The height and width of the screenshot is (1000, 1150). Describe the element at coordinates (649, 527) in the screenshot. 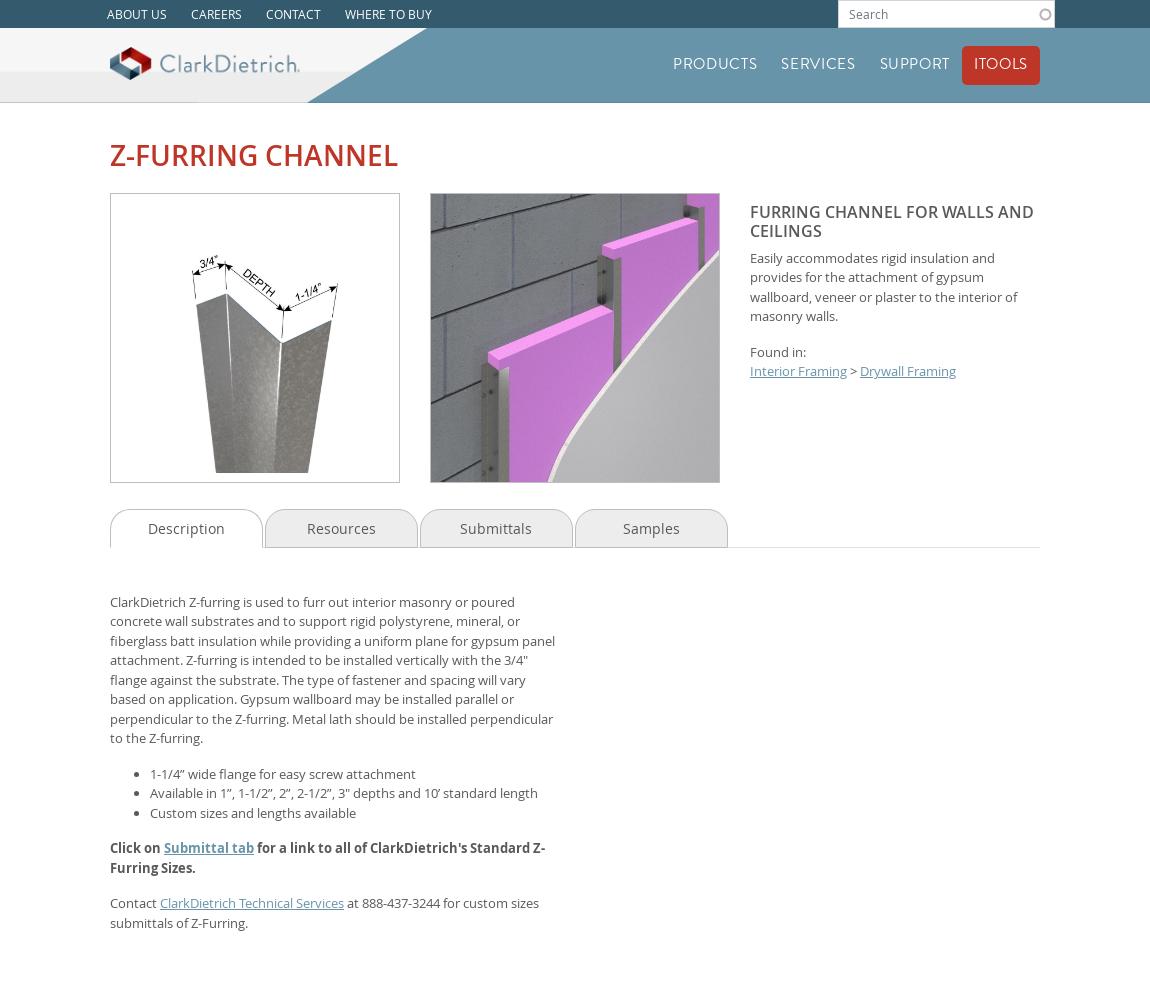

I see `'Samples'` at that location.